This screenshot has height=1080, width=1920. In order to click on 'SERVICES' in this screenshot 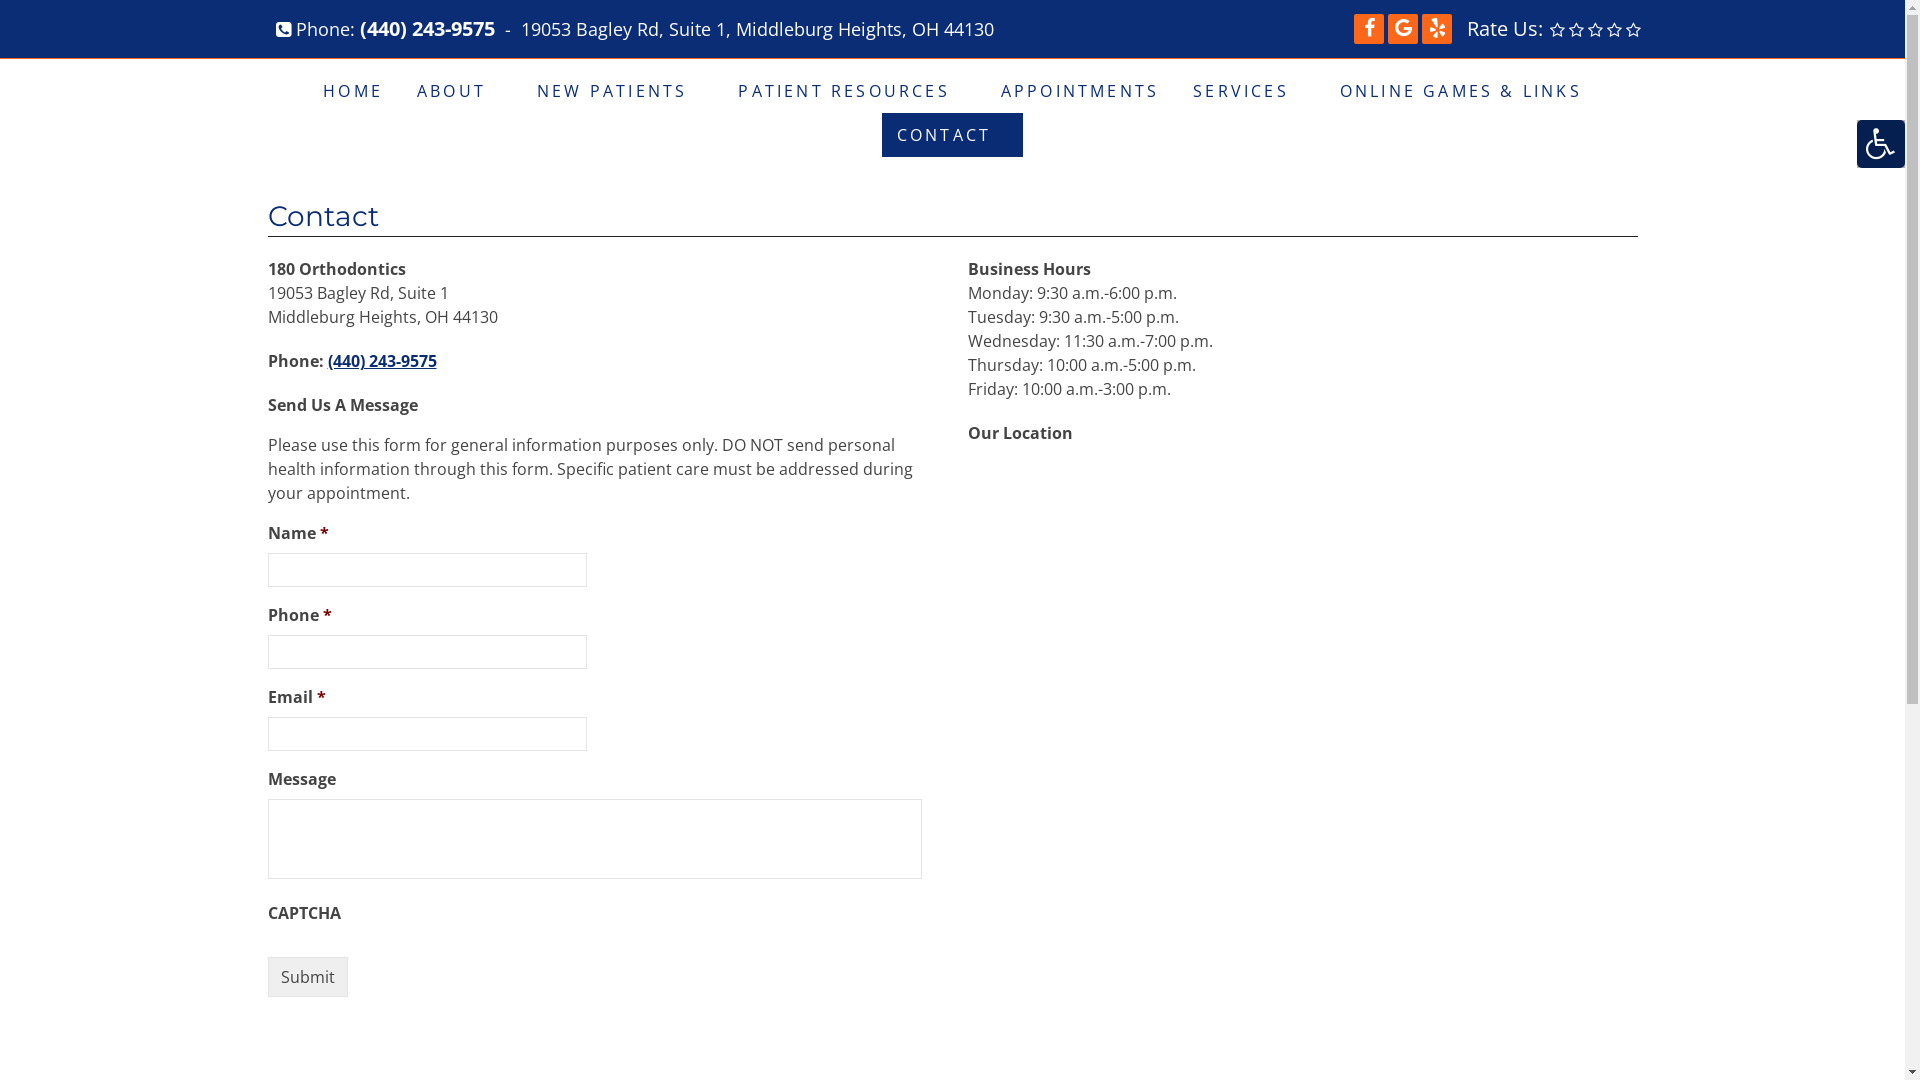, I will do `click(1177, 91)`.